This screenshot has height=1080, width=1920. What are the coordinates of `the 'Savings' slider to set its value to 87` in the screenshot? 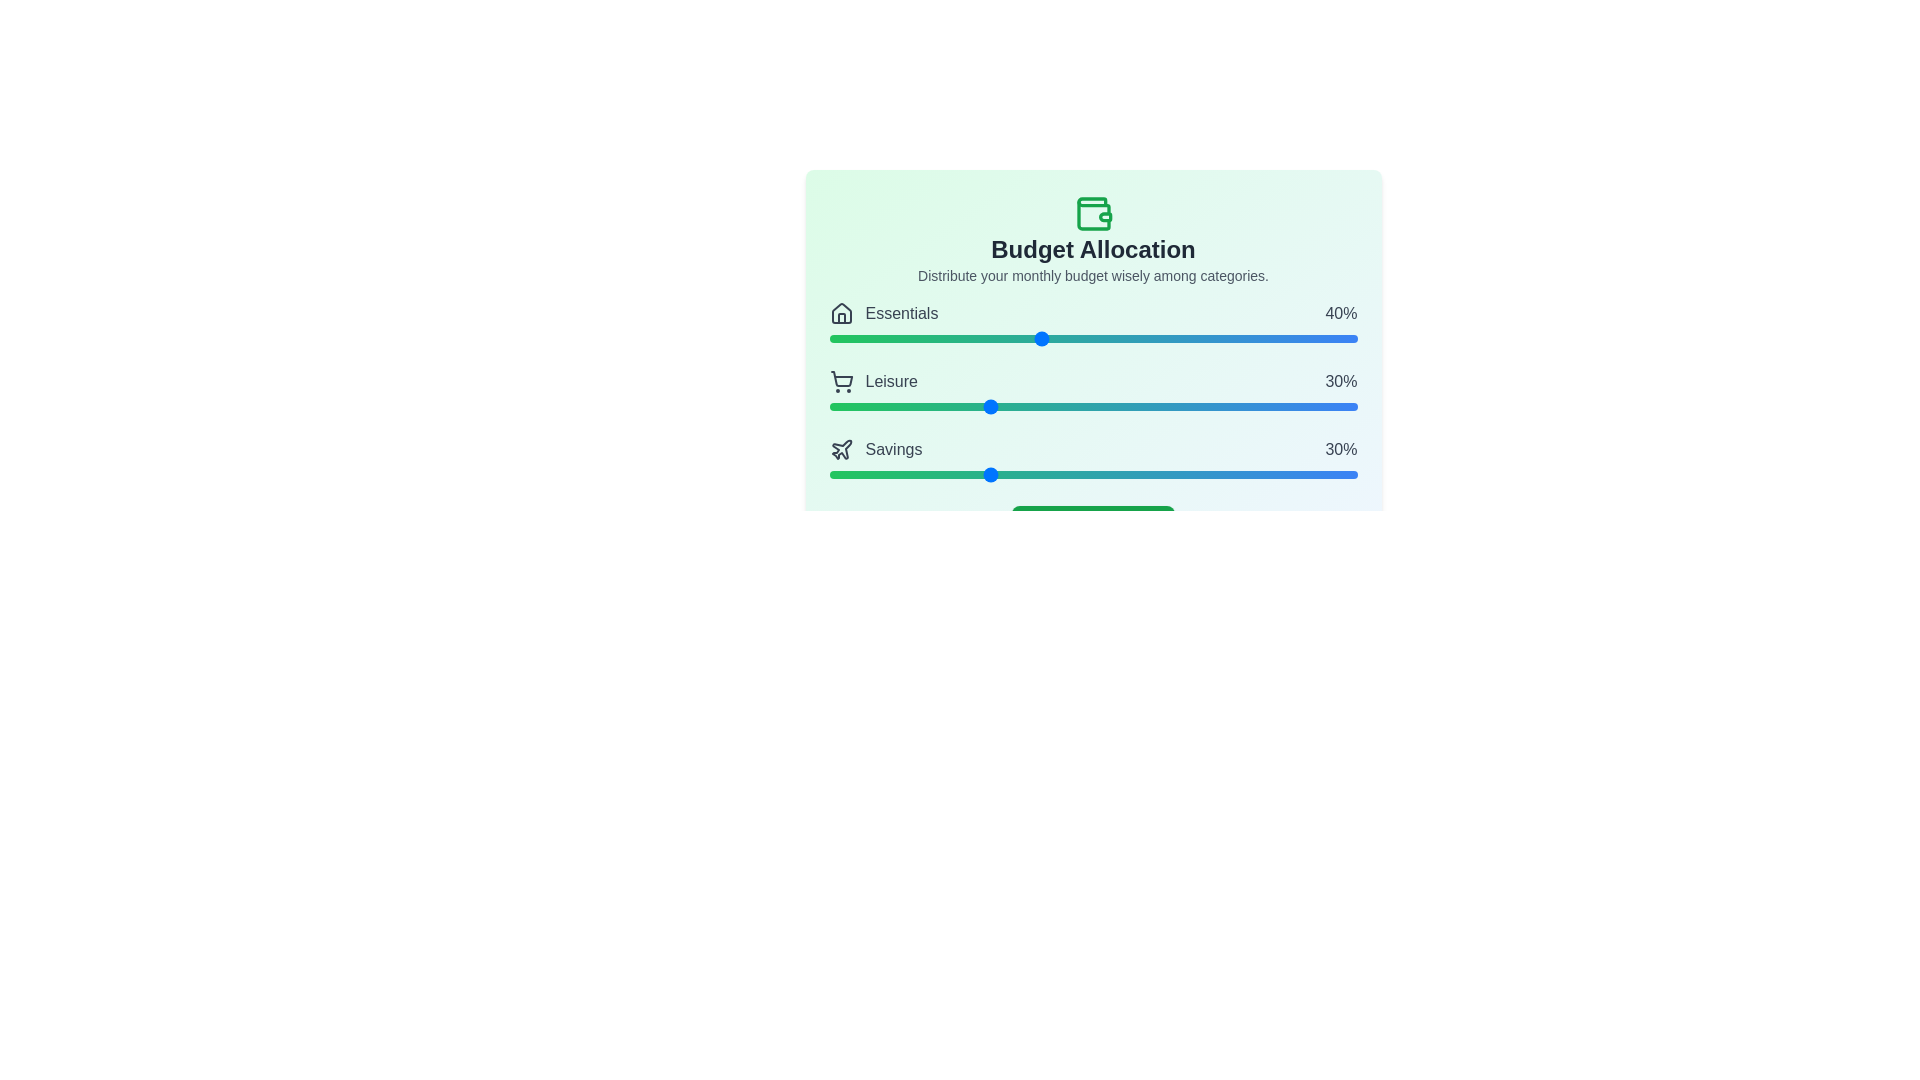 It's located at (1288, 474).